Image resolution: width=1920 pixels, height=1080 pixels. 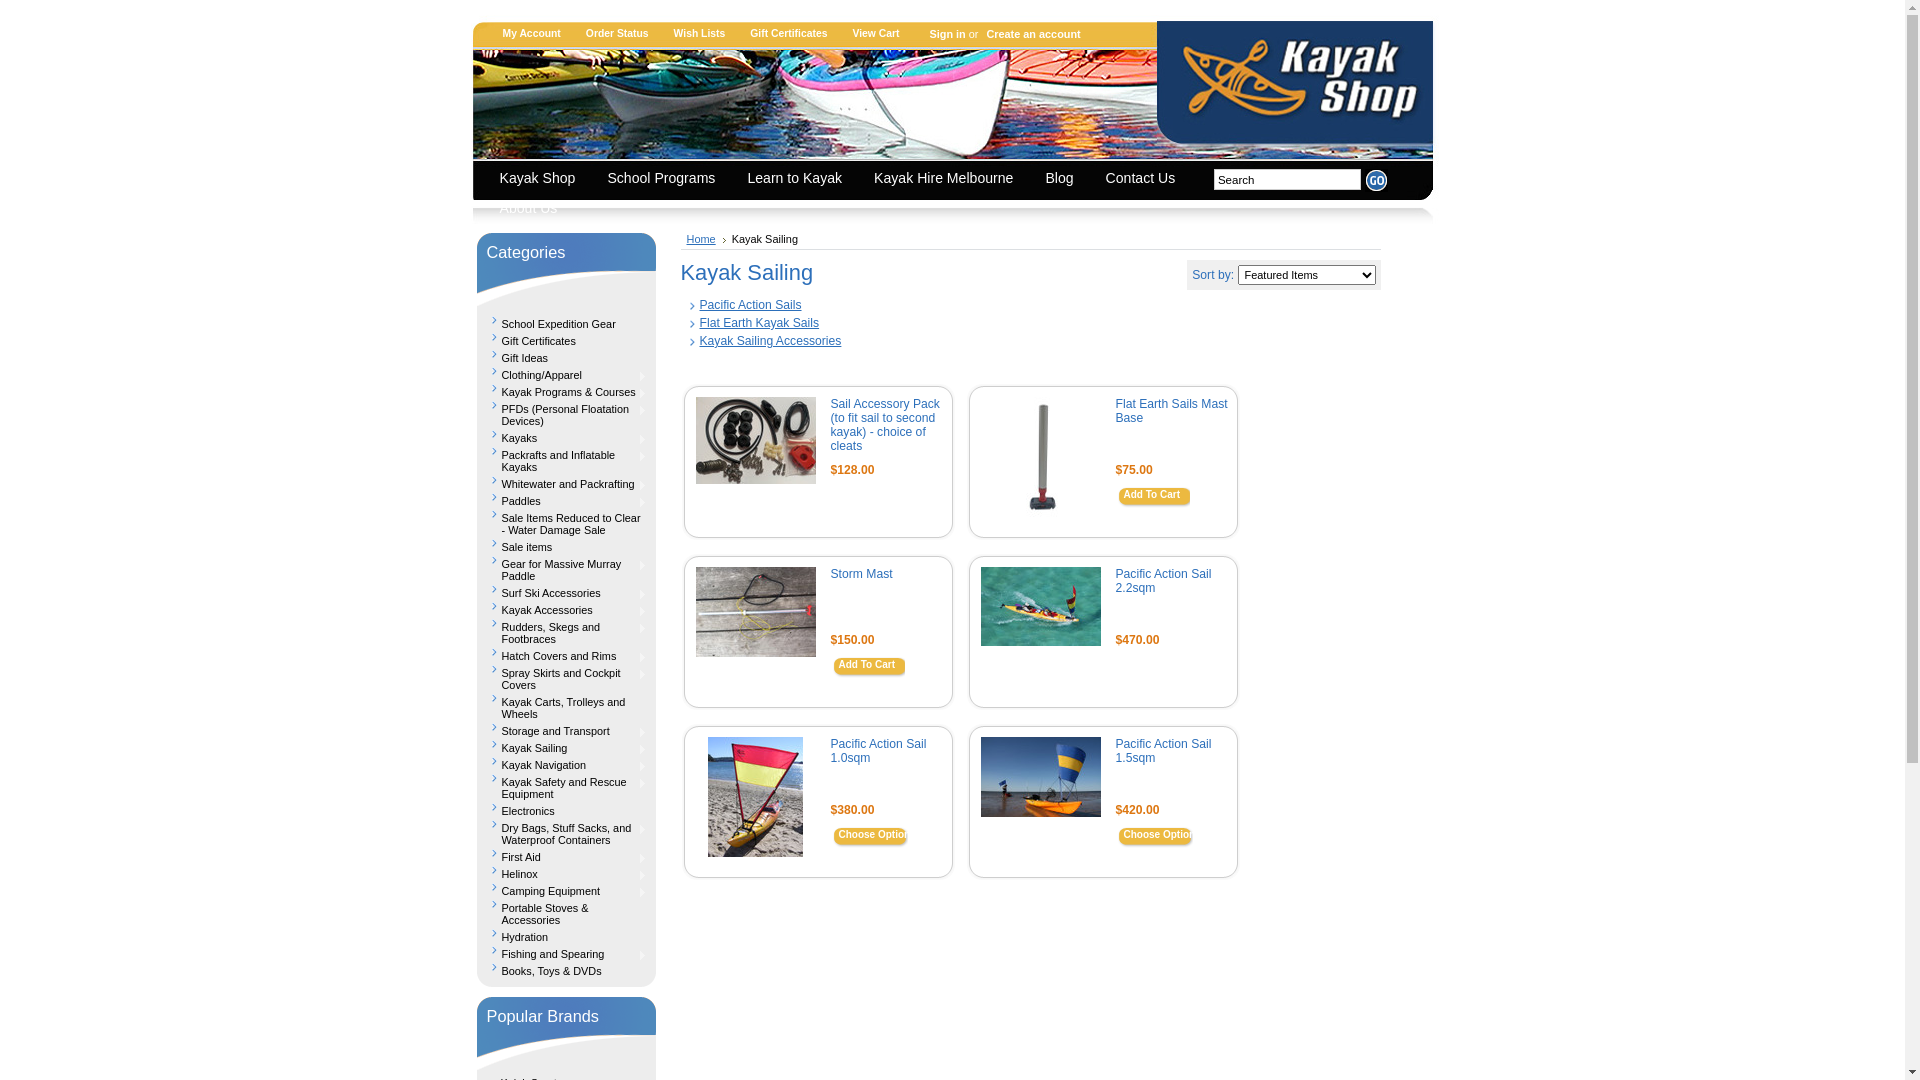 I want to click on 'Contact Us', so click(x=1146, y=180).